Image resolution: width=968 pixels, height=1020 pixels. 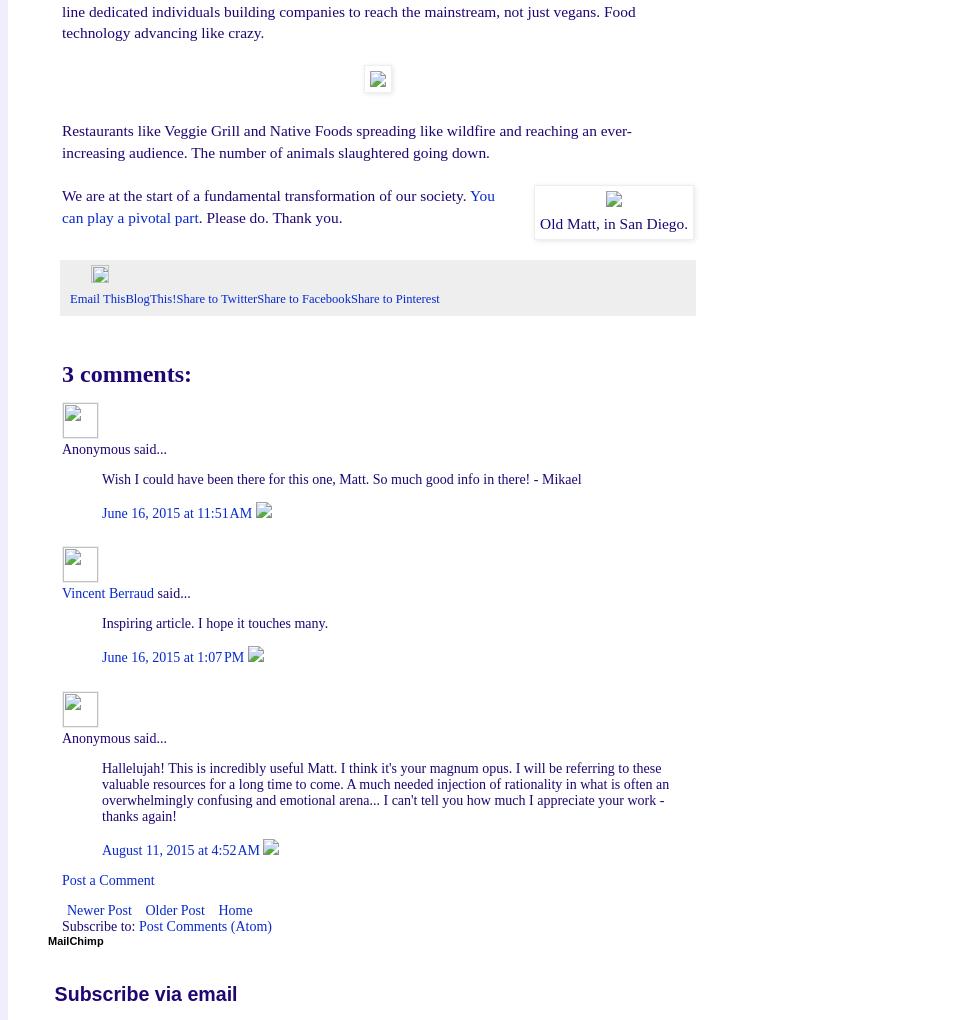 What do you see at coordinates (278, 205) in the screenshot?
I see `'You can play a pivotal part'` at bounding box center [278, 205].